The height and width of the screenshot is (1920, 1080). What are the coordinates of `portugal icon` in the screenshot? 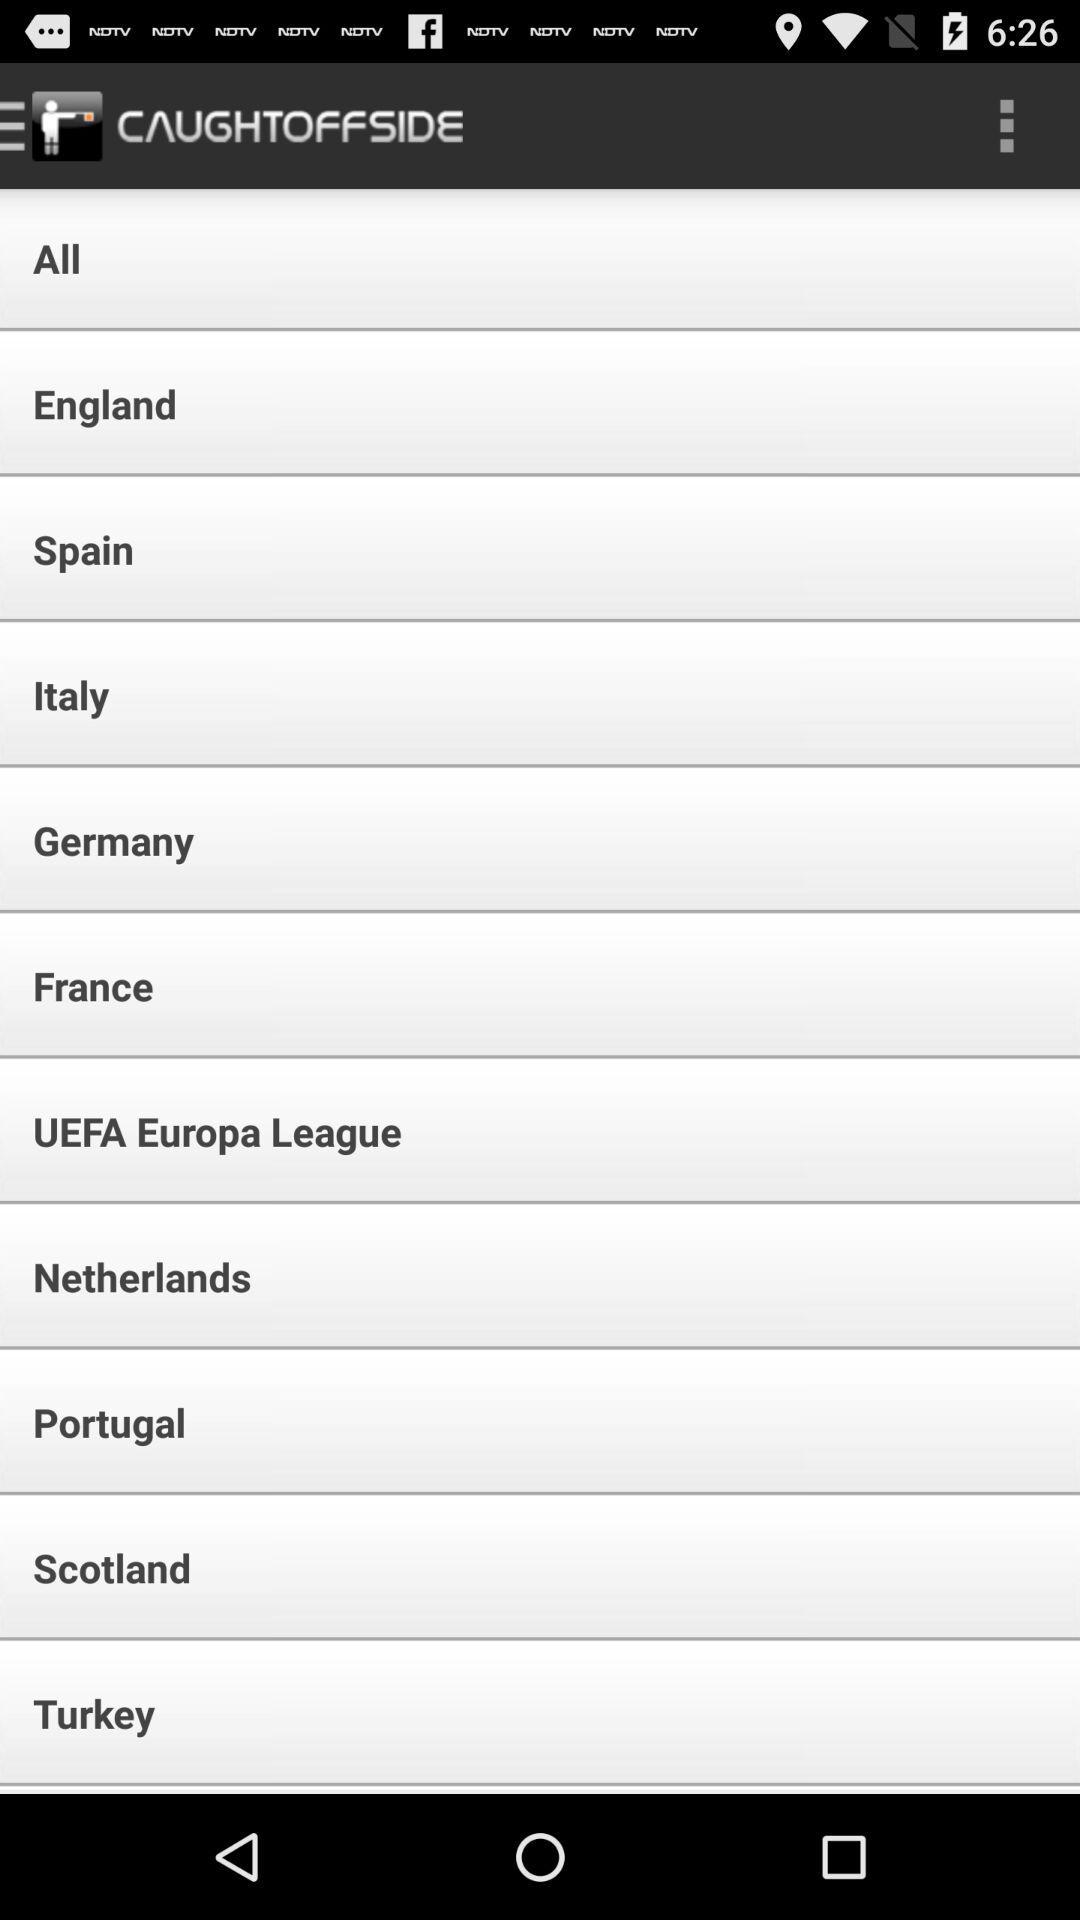 It's located at (96, 1421).